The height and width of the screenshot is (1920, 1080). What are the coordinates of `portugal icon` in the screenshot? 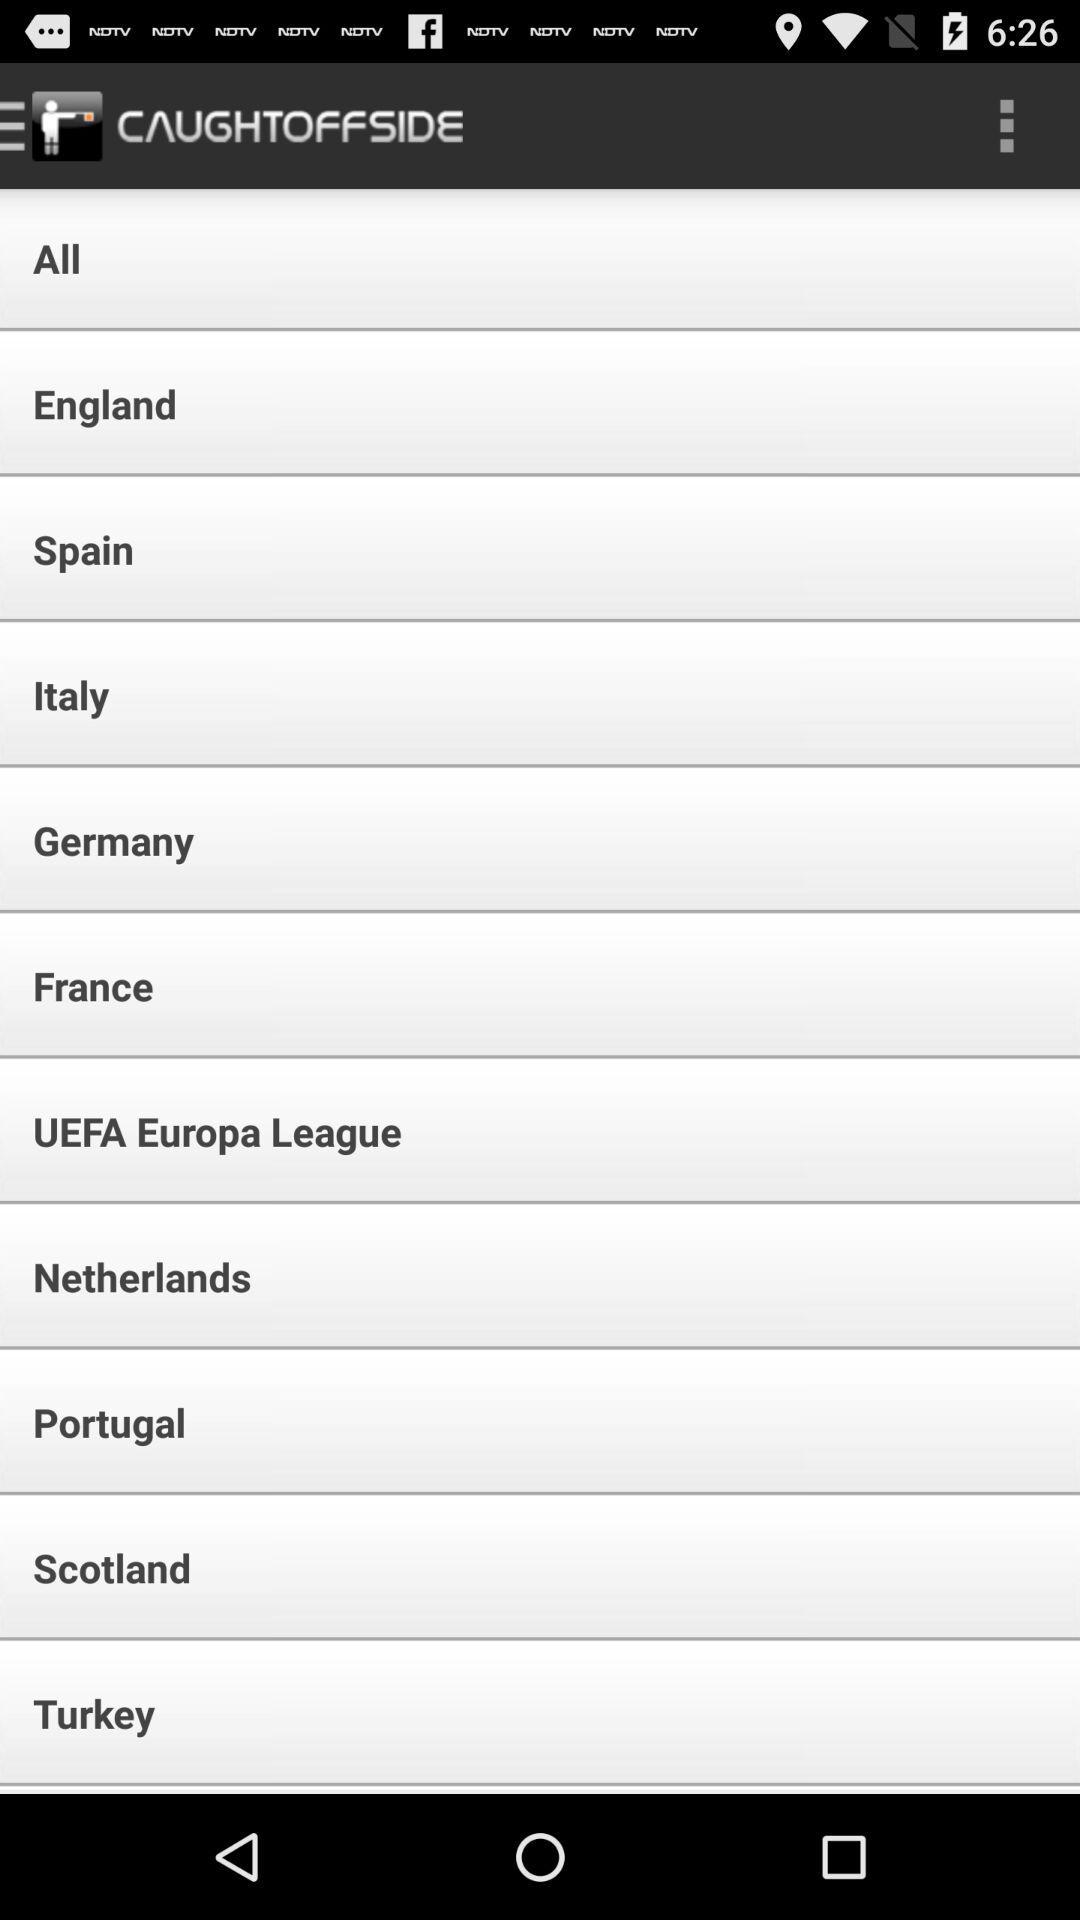 It's located at (96, 1421).